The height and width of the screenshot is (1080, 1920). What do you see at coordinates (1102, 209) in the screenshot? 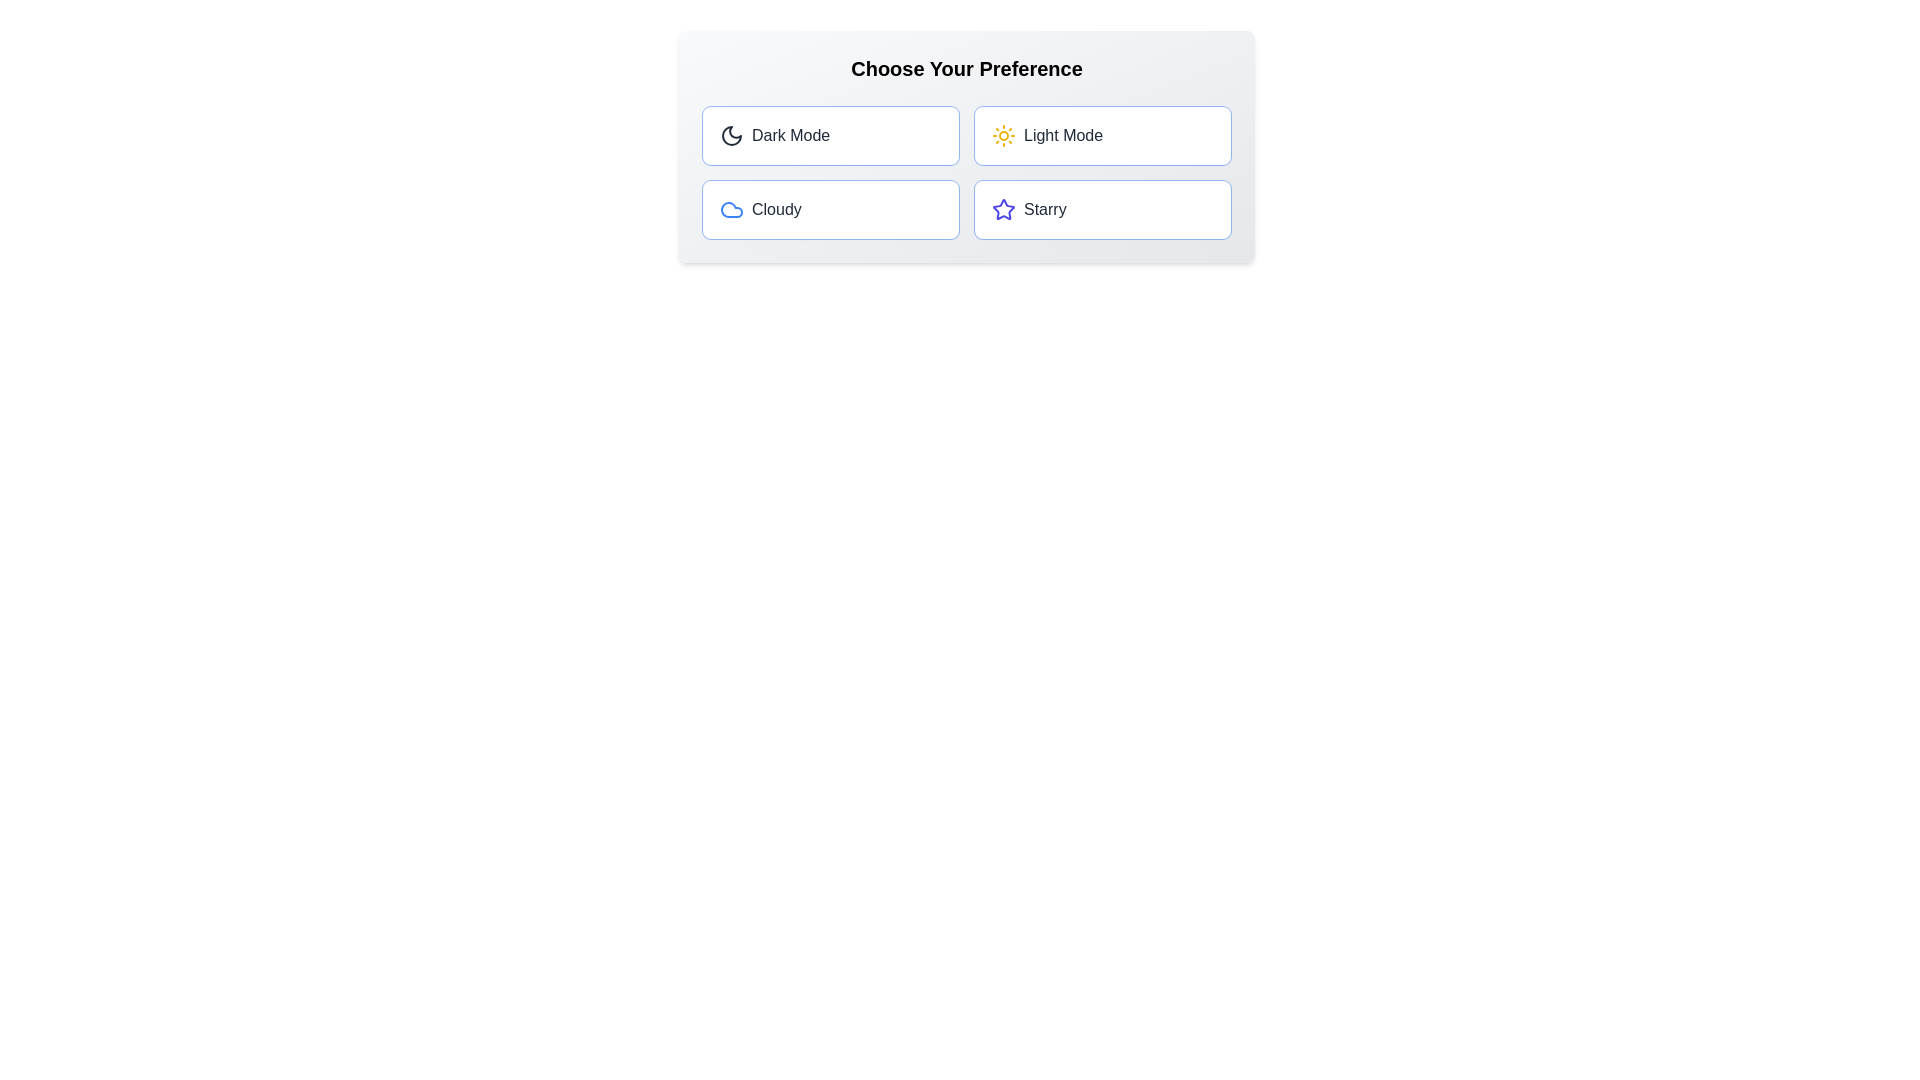
I see `the 'Starry' button located in the lower right of a 2x2 grid, which is the fourth interactive element beneath 'Light Mode' and adjacent to 'Cloudy'` at bounding box center [1102, 209].